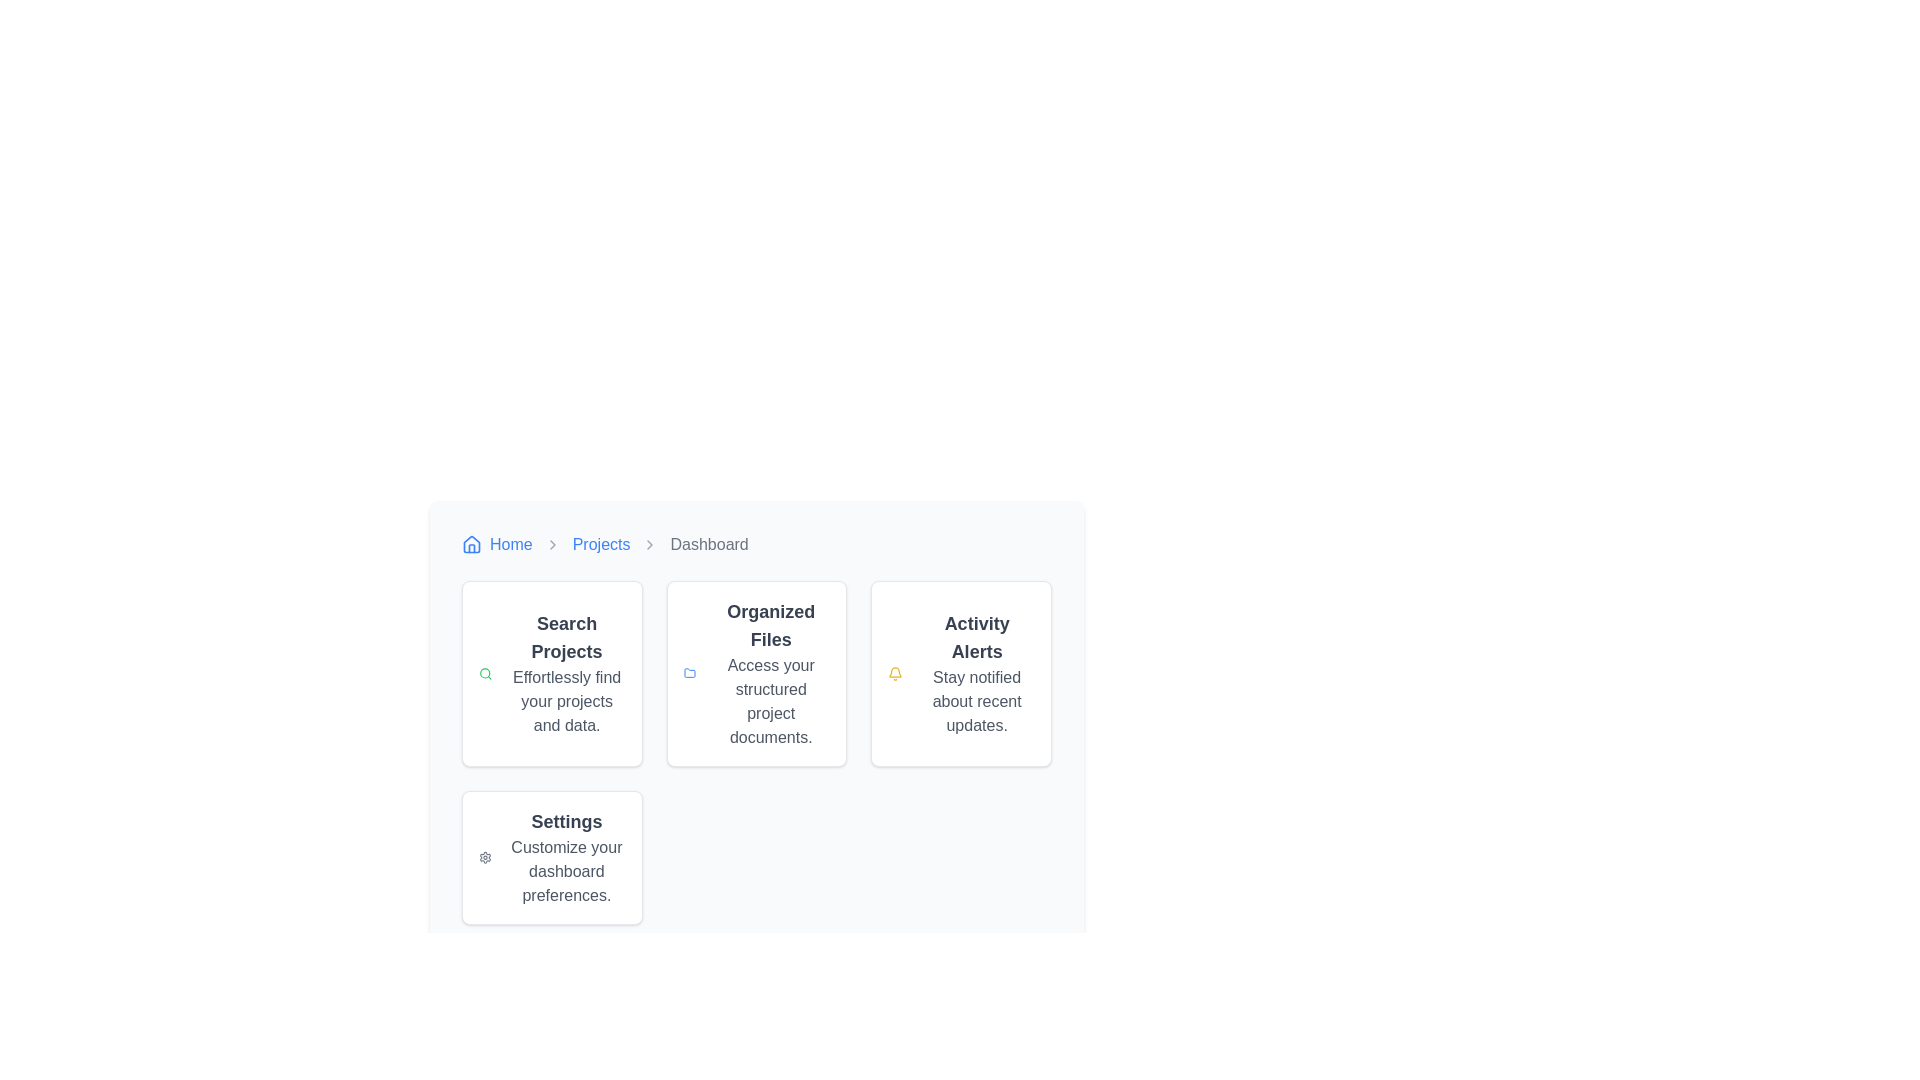 The image size is (1920, 1080). What do you see at coordinates (566, 674) in the screenshot?
I see `the text block located below the green search icon in the leftmost card of the grid` at bounding box center [566, 674].